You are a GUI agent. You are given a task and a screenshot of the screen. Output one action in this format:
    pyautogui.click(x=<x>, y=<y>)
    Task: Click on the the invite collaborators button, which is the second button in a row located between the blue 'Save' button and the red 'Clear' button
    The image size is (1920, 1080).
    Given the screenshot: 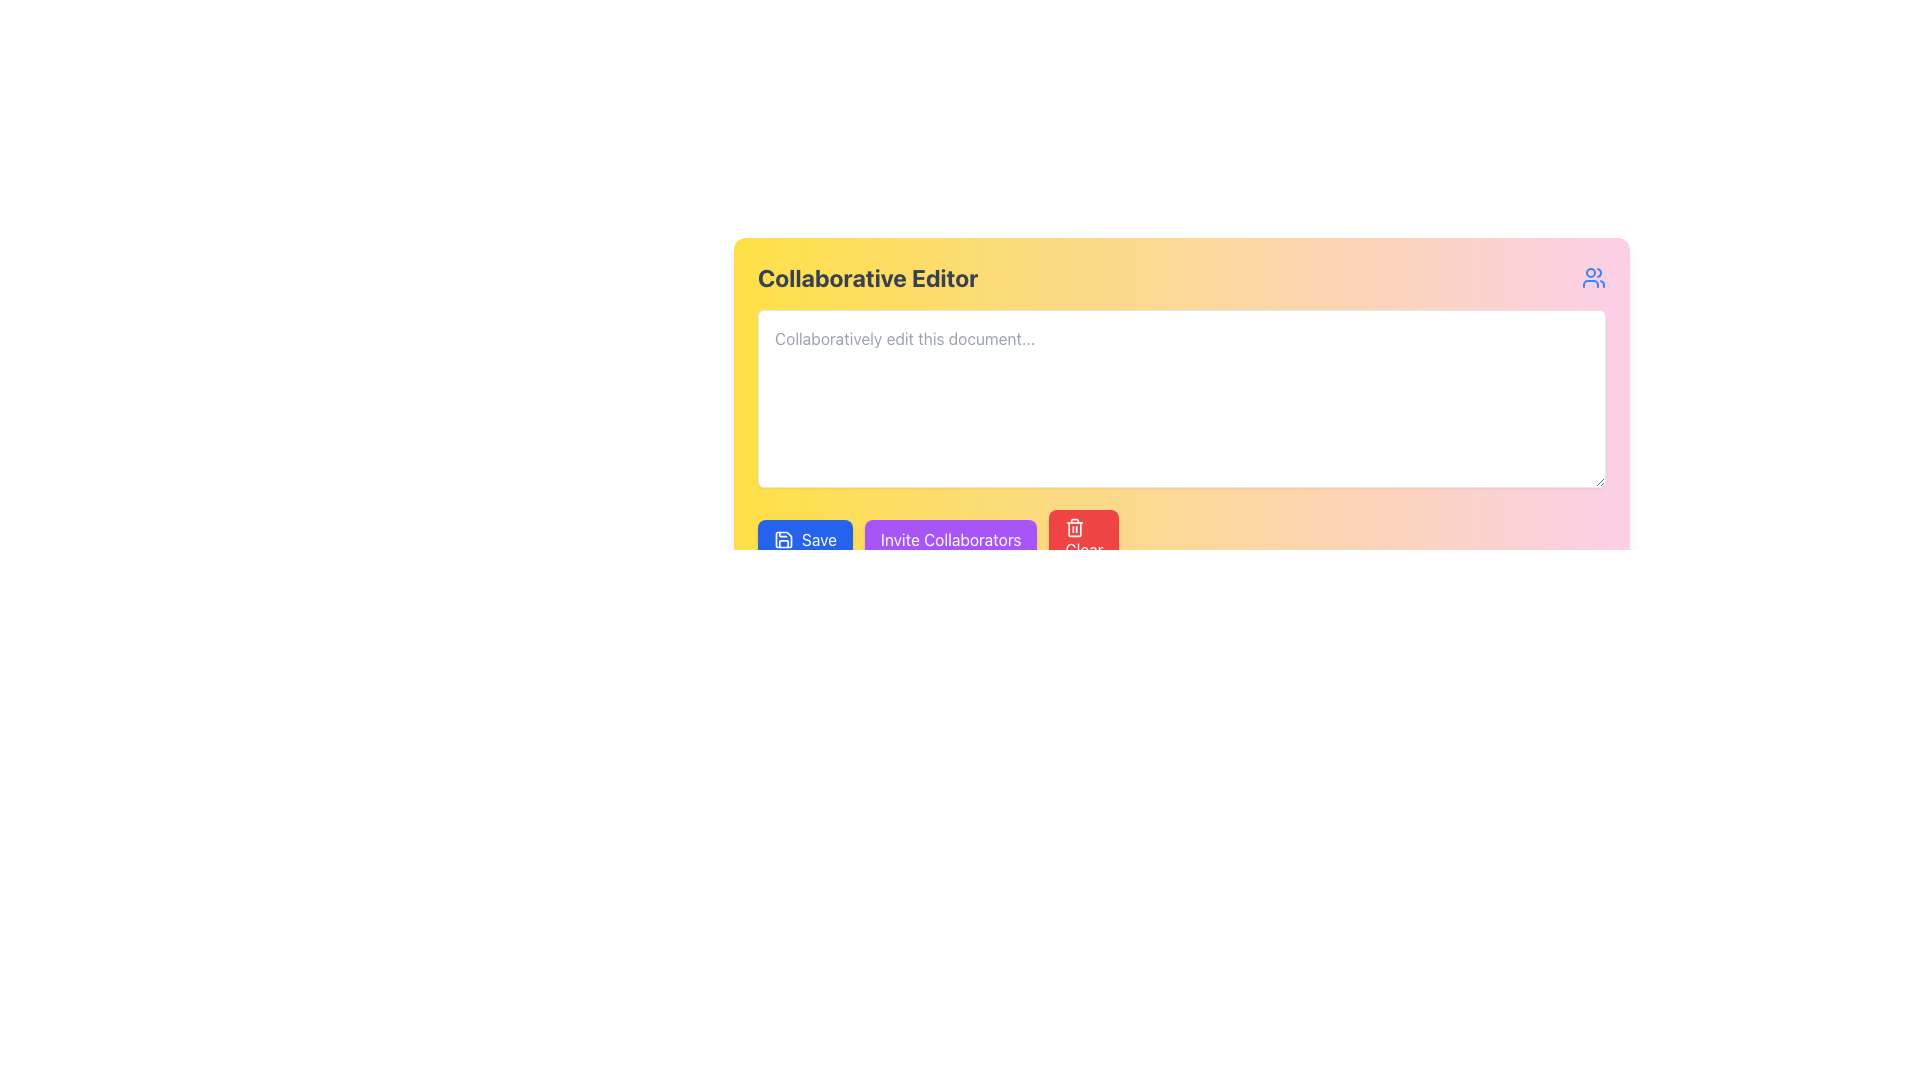 What is the action you would take?
    pyautogui.click(x=950, y=540)
    